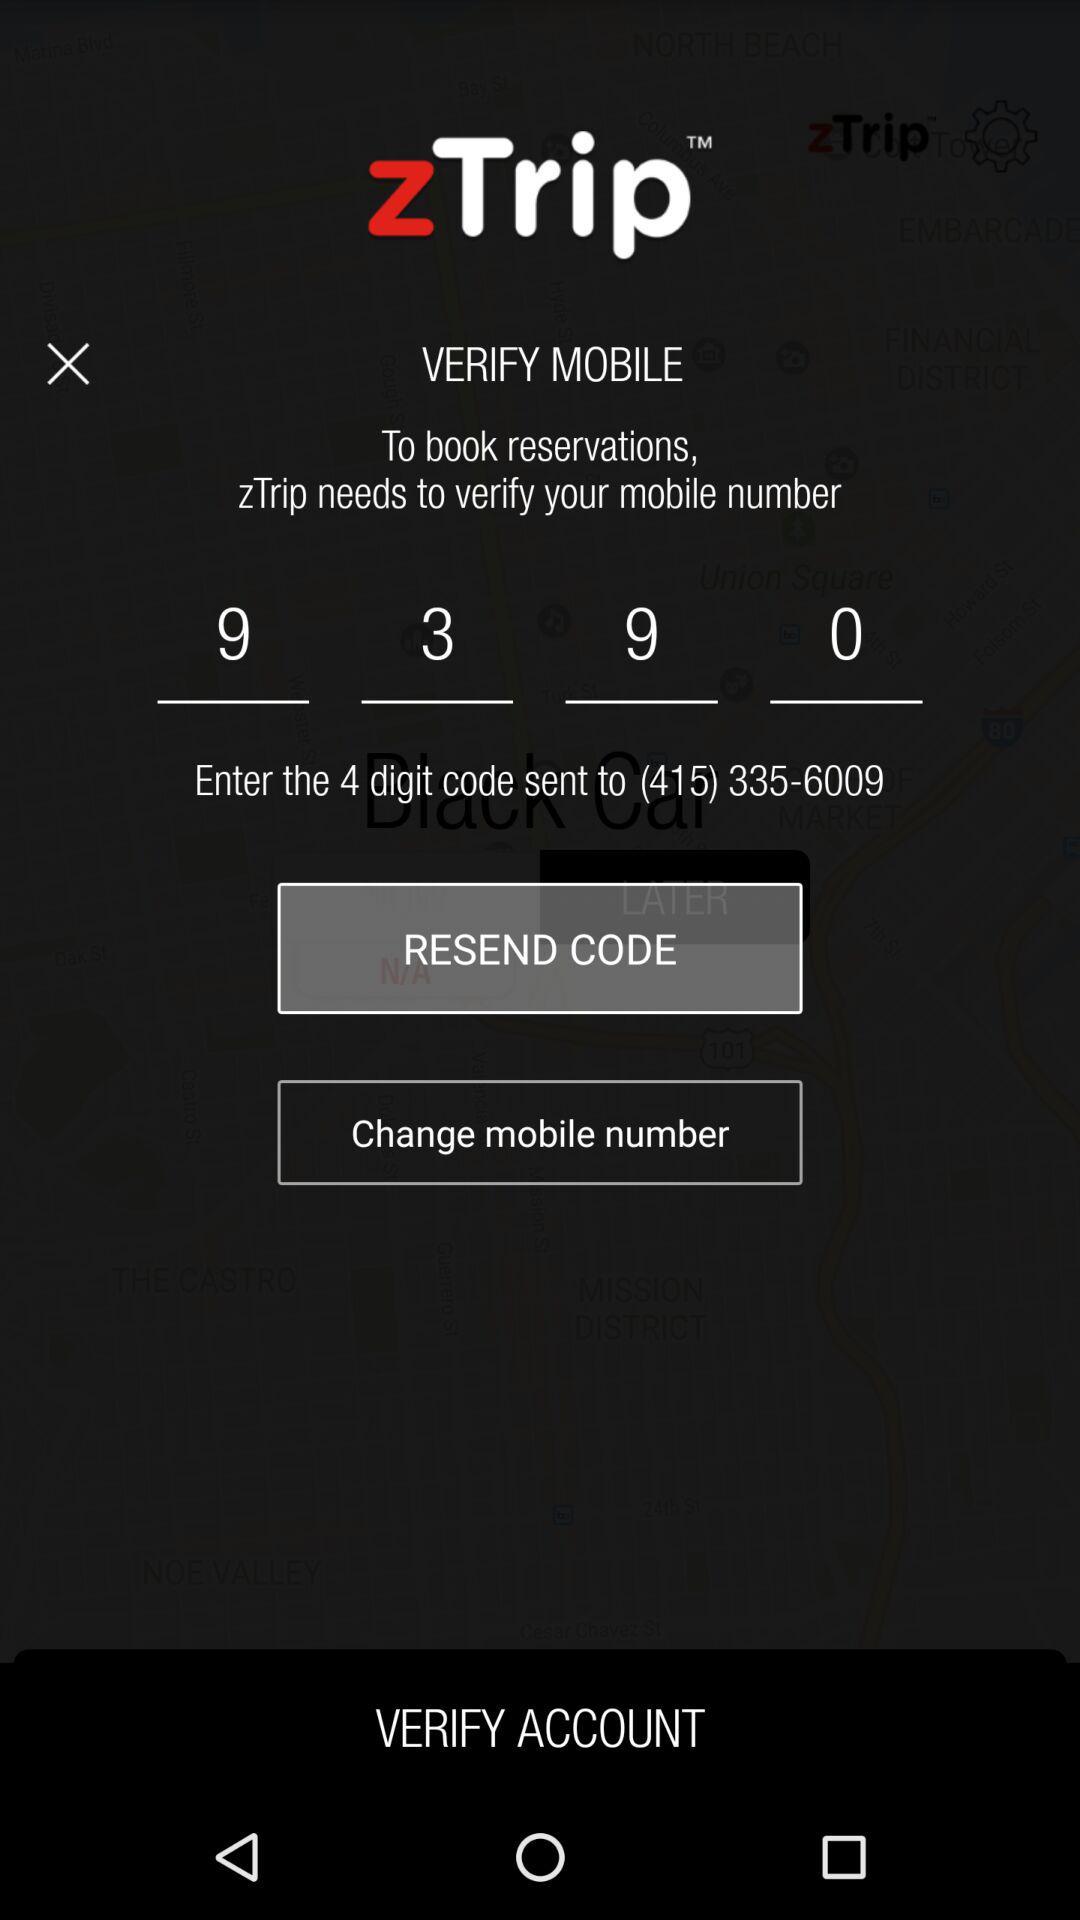  Describe the element at coordinates (67, 363) in the screenshot. I see `the cross mark symbol on the left of verify mobile` at that location.